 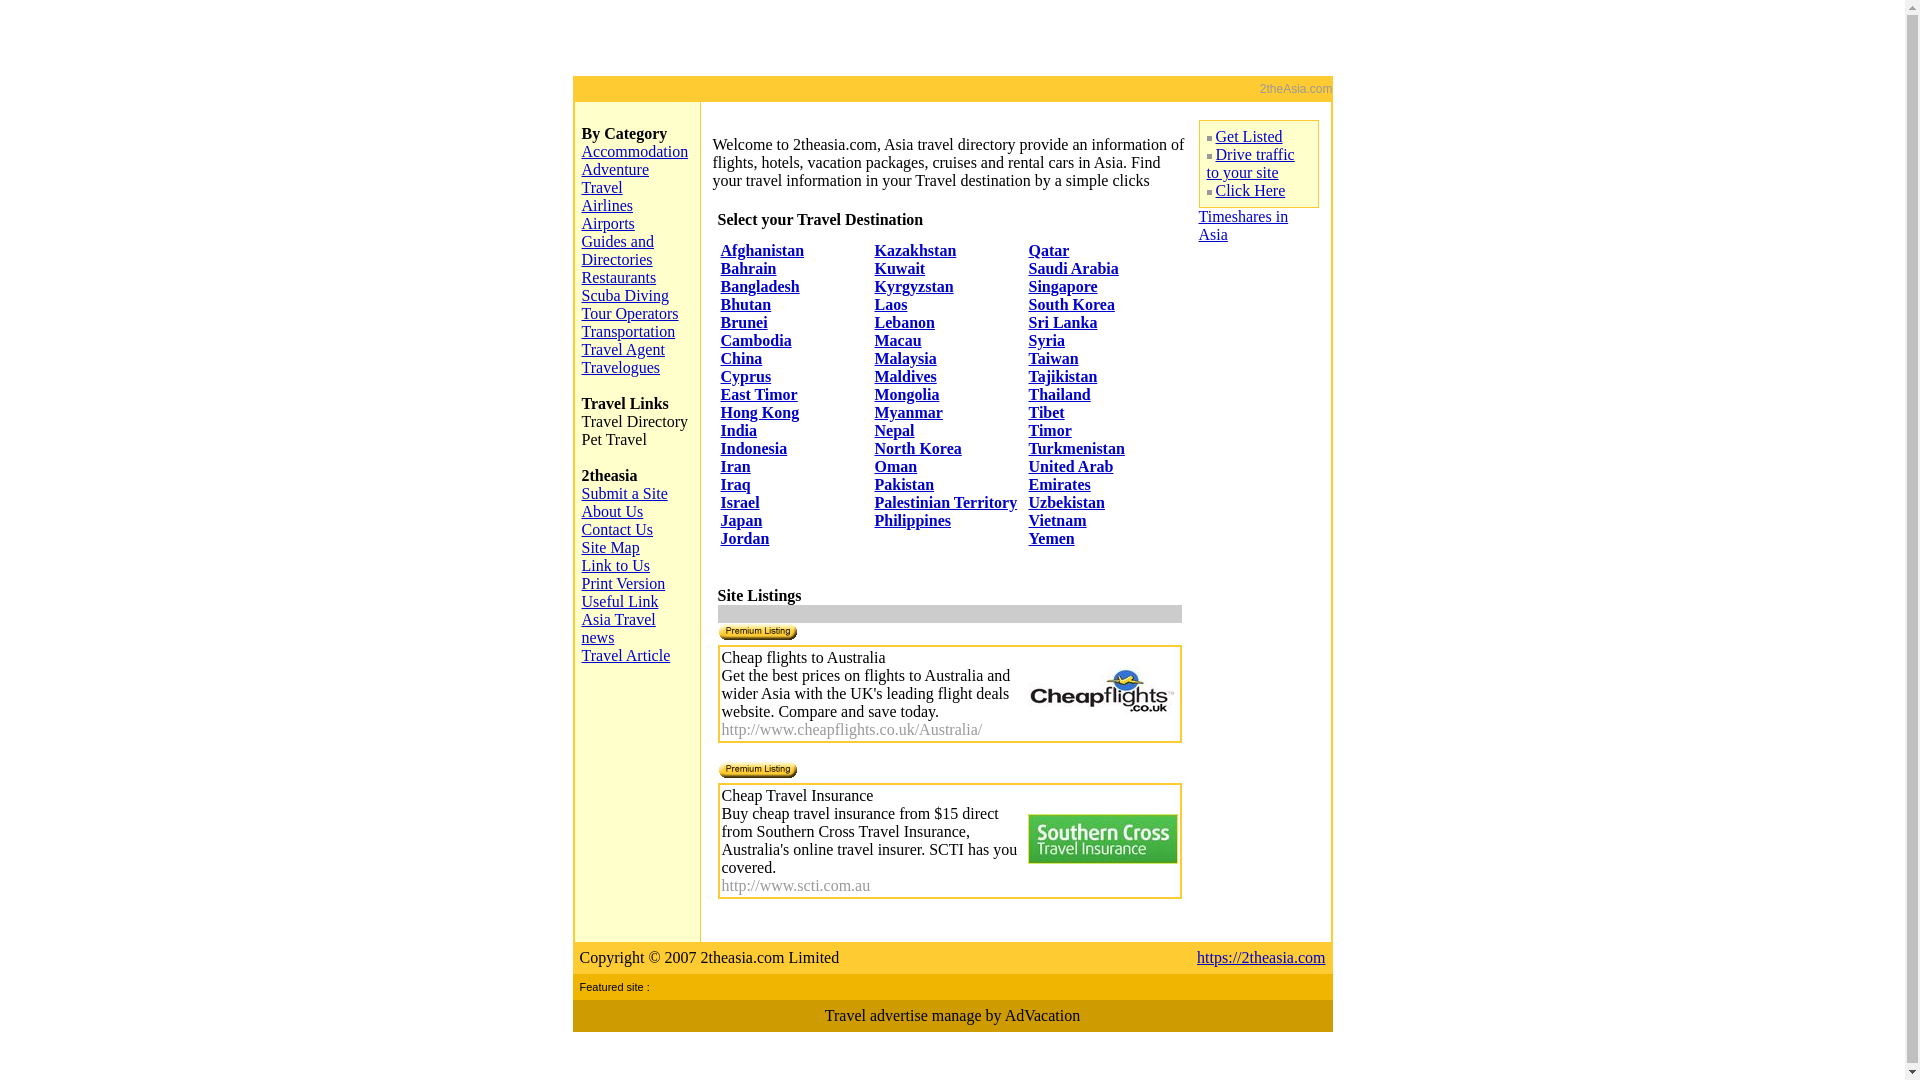 I want to click on 'Bangladesh', so click(x=758, y=286).